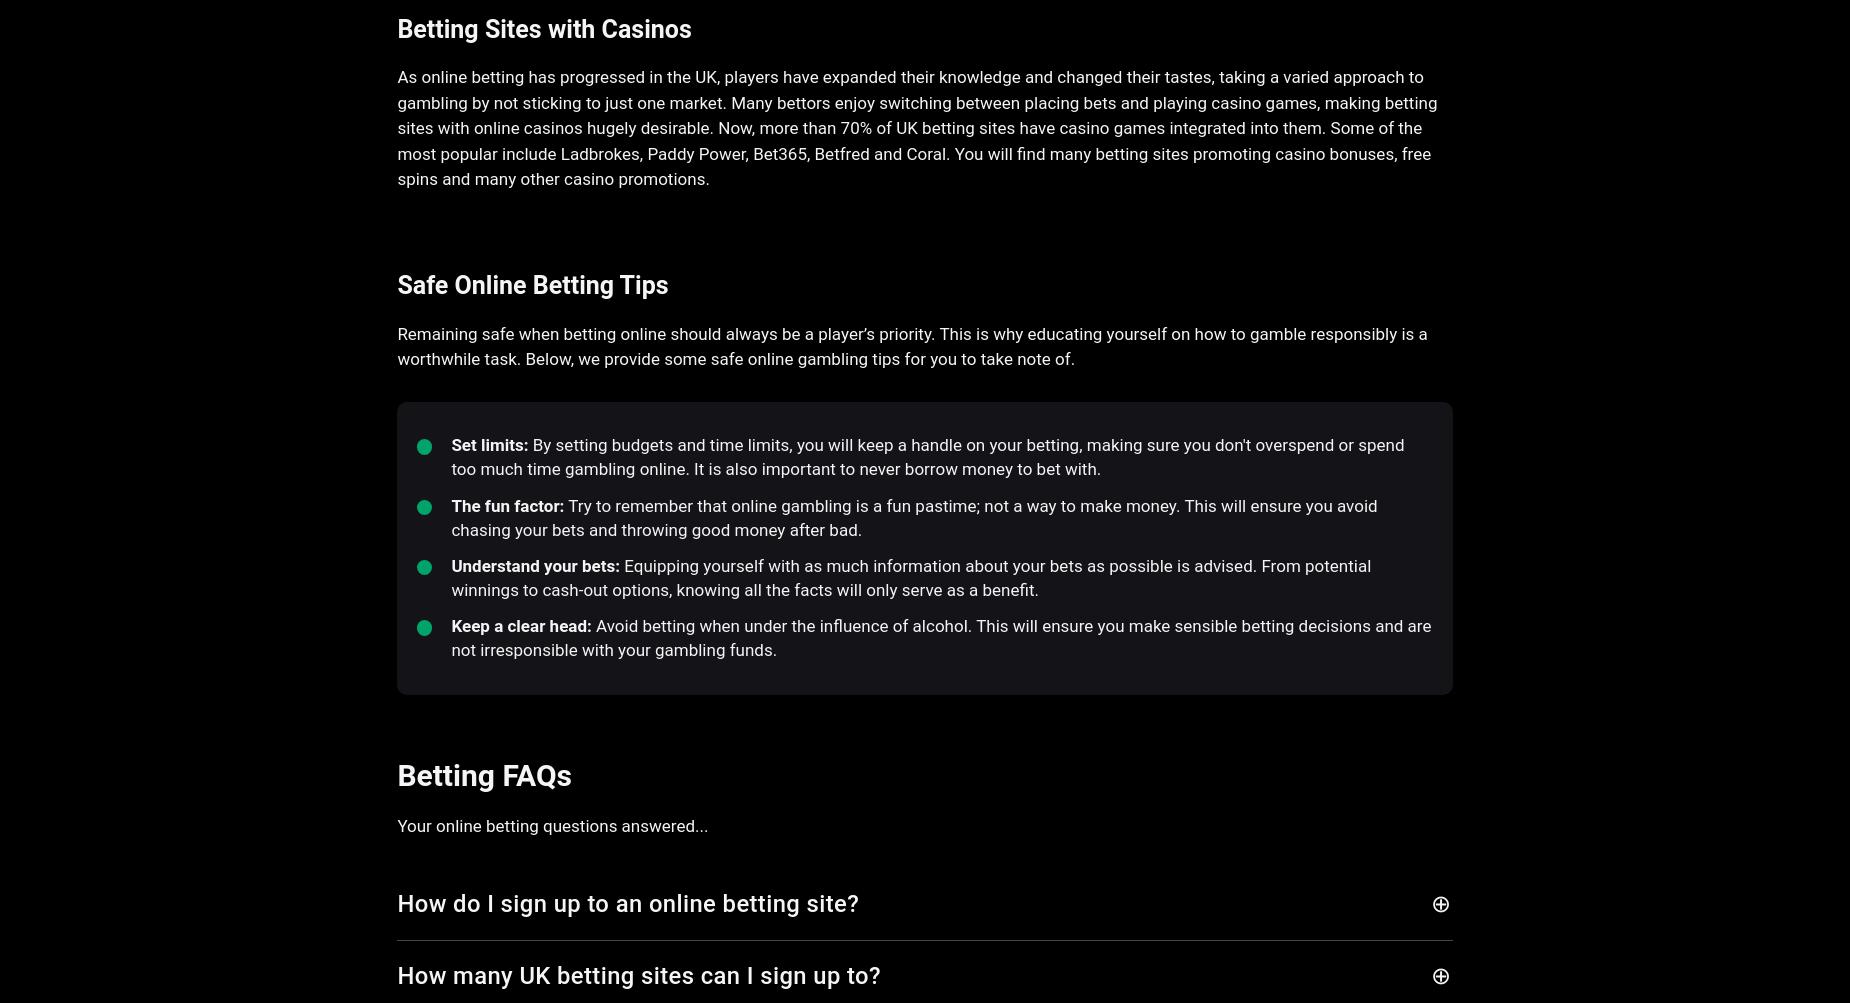 The height and width of the screenshot is (1003, 1850). What do you see at coordinates (489, 445) in the screenshot?
I see `'Set limits:'` at bounding box center [489, 445].